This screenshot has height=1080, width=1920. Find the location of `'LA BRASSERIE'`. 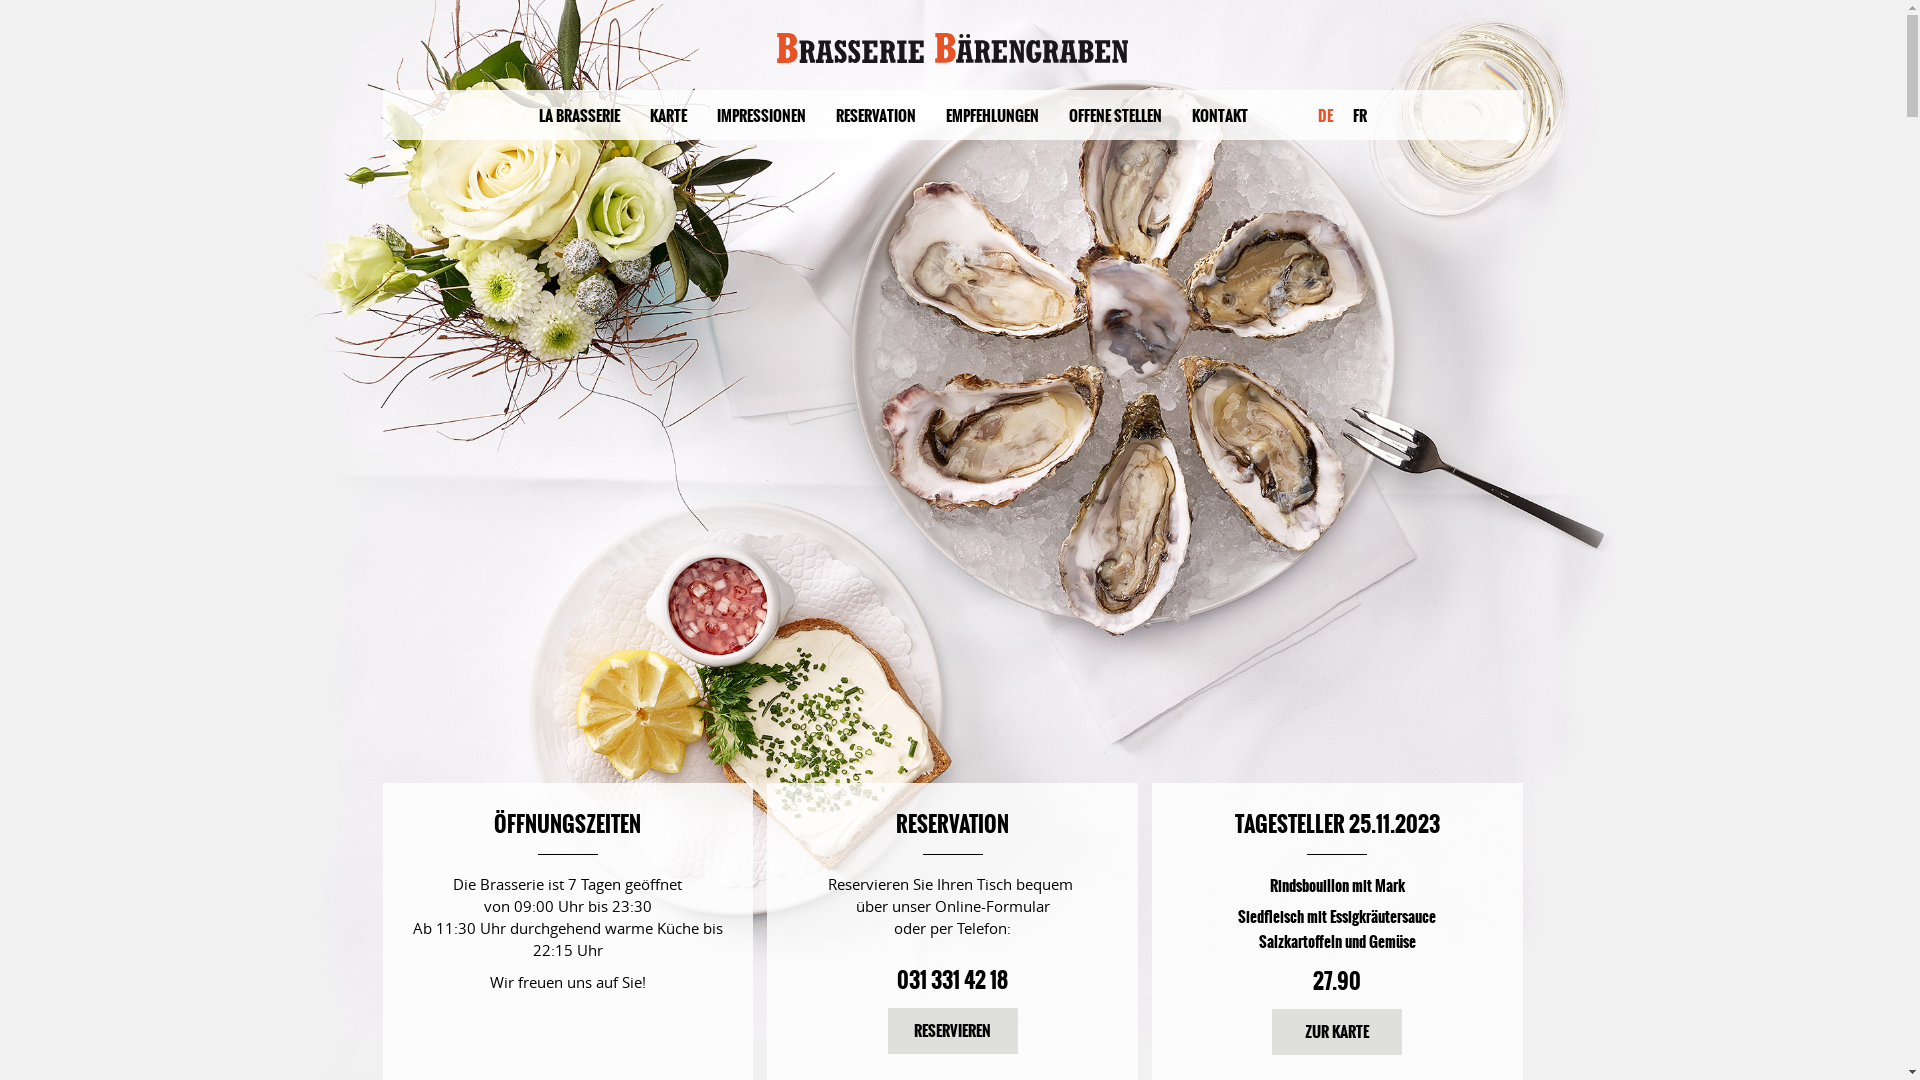

'LA BRASSERIE' is located at coordinates (578, 115).